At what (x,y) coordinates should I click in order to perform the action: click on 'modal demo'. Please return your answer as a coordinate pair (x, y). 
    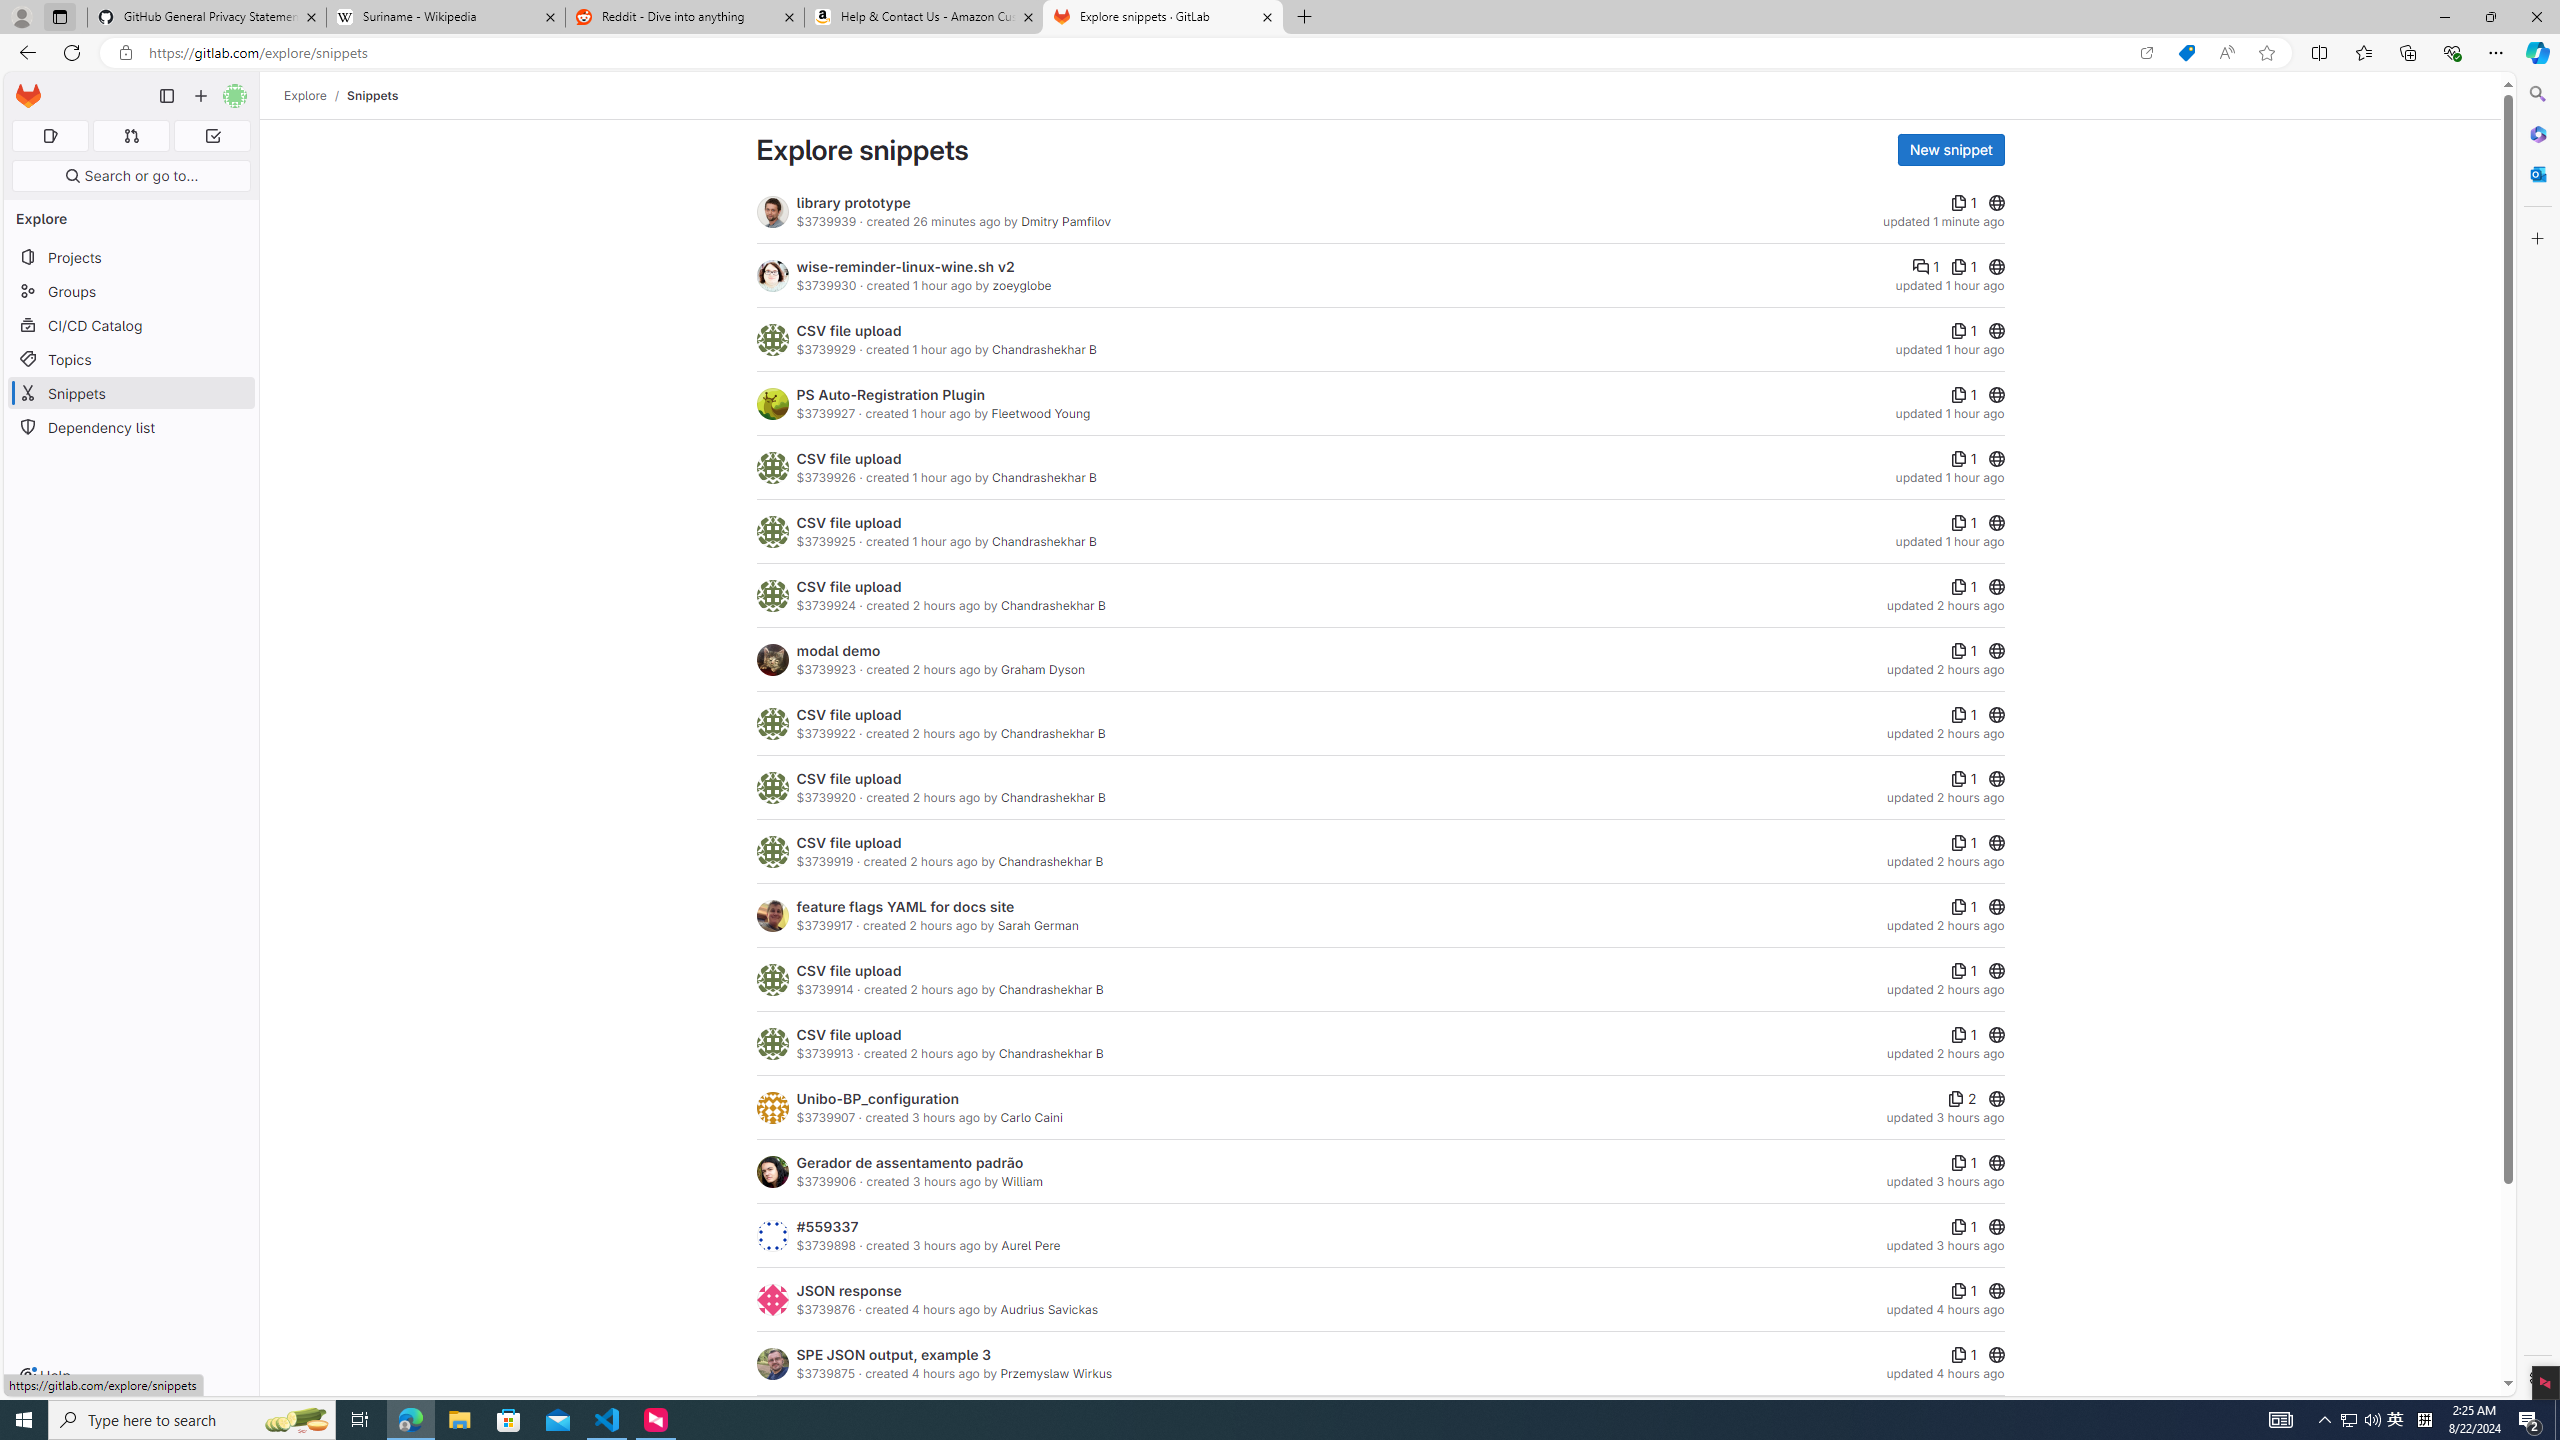
    Looking at the image, I should click on (837, 650).